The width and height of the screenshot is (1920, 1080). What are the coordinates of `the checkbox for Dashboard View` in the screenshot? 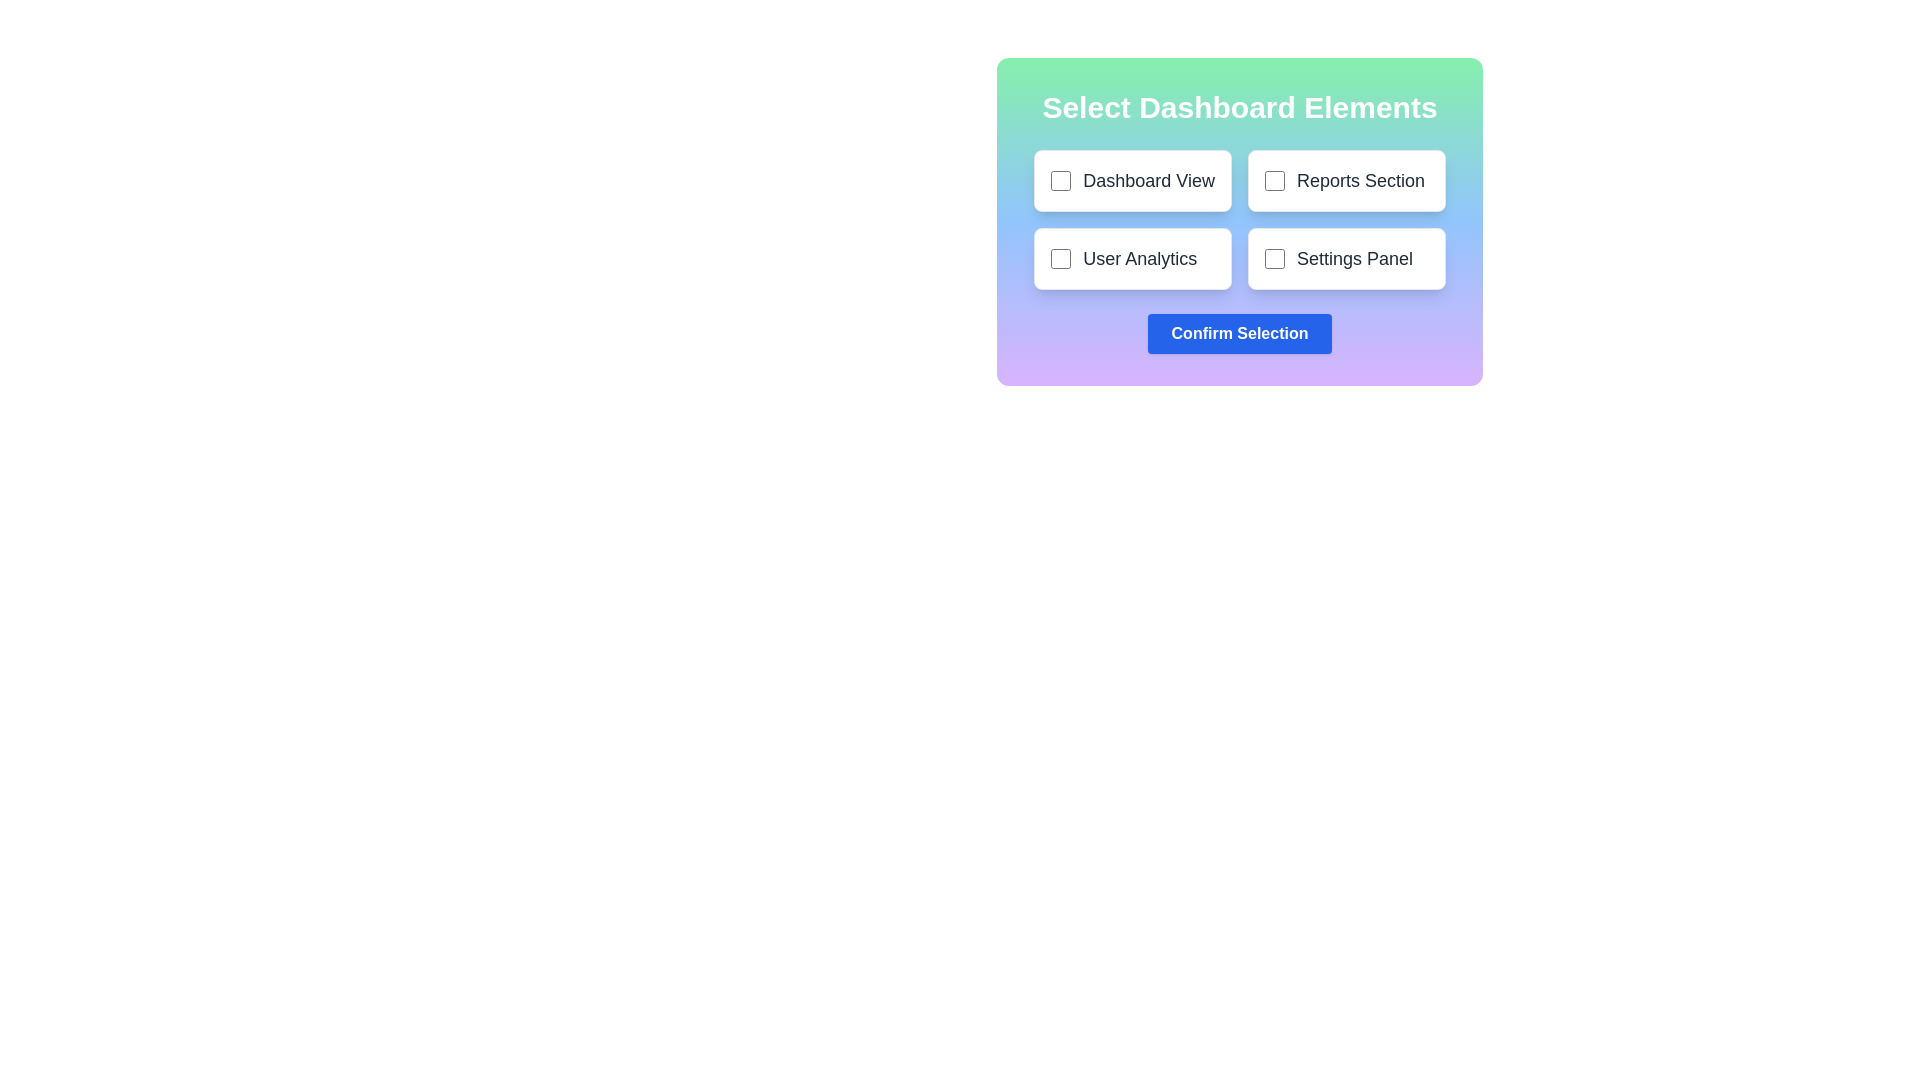 It's located at (1060, 181).